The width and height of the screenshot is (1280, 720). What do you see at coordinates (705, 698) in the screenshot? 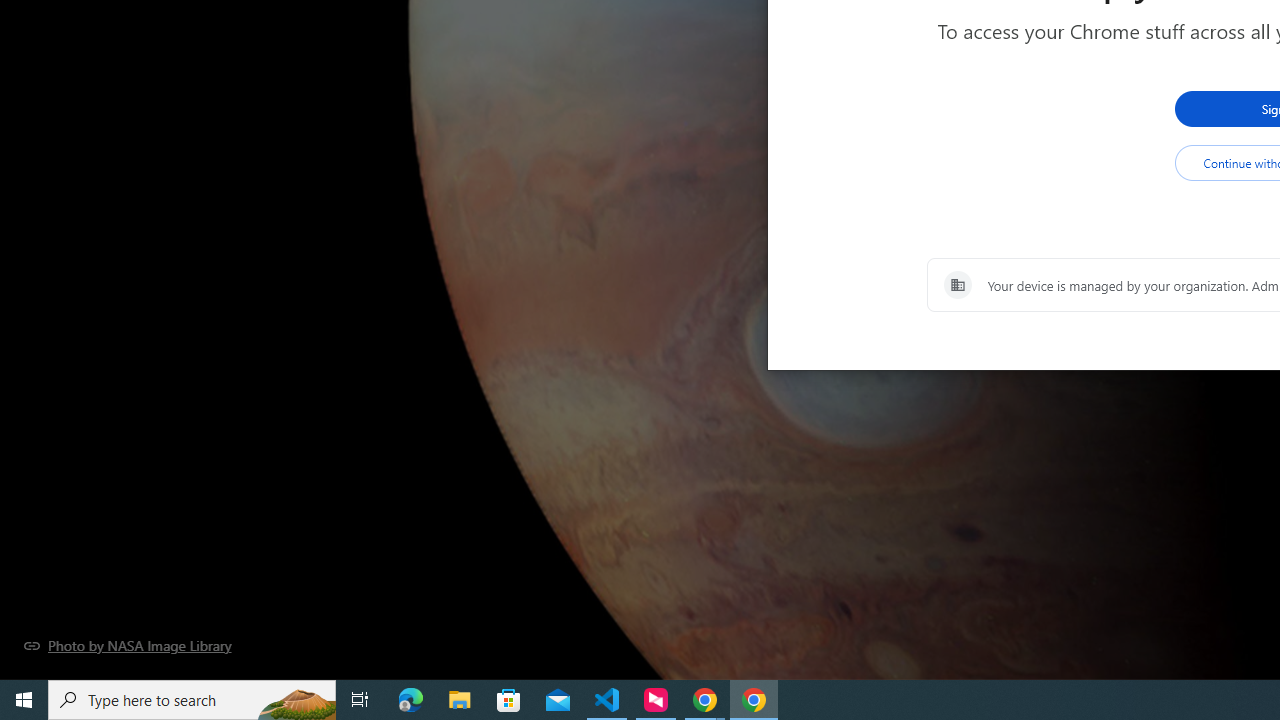
I see `'Google Chrome - 2 running windows'` at bounding box center [705, 698].